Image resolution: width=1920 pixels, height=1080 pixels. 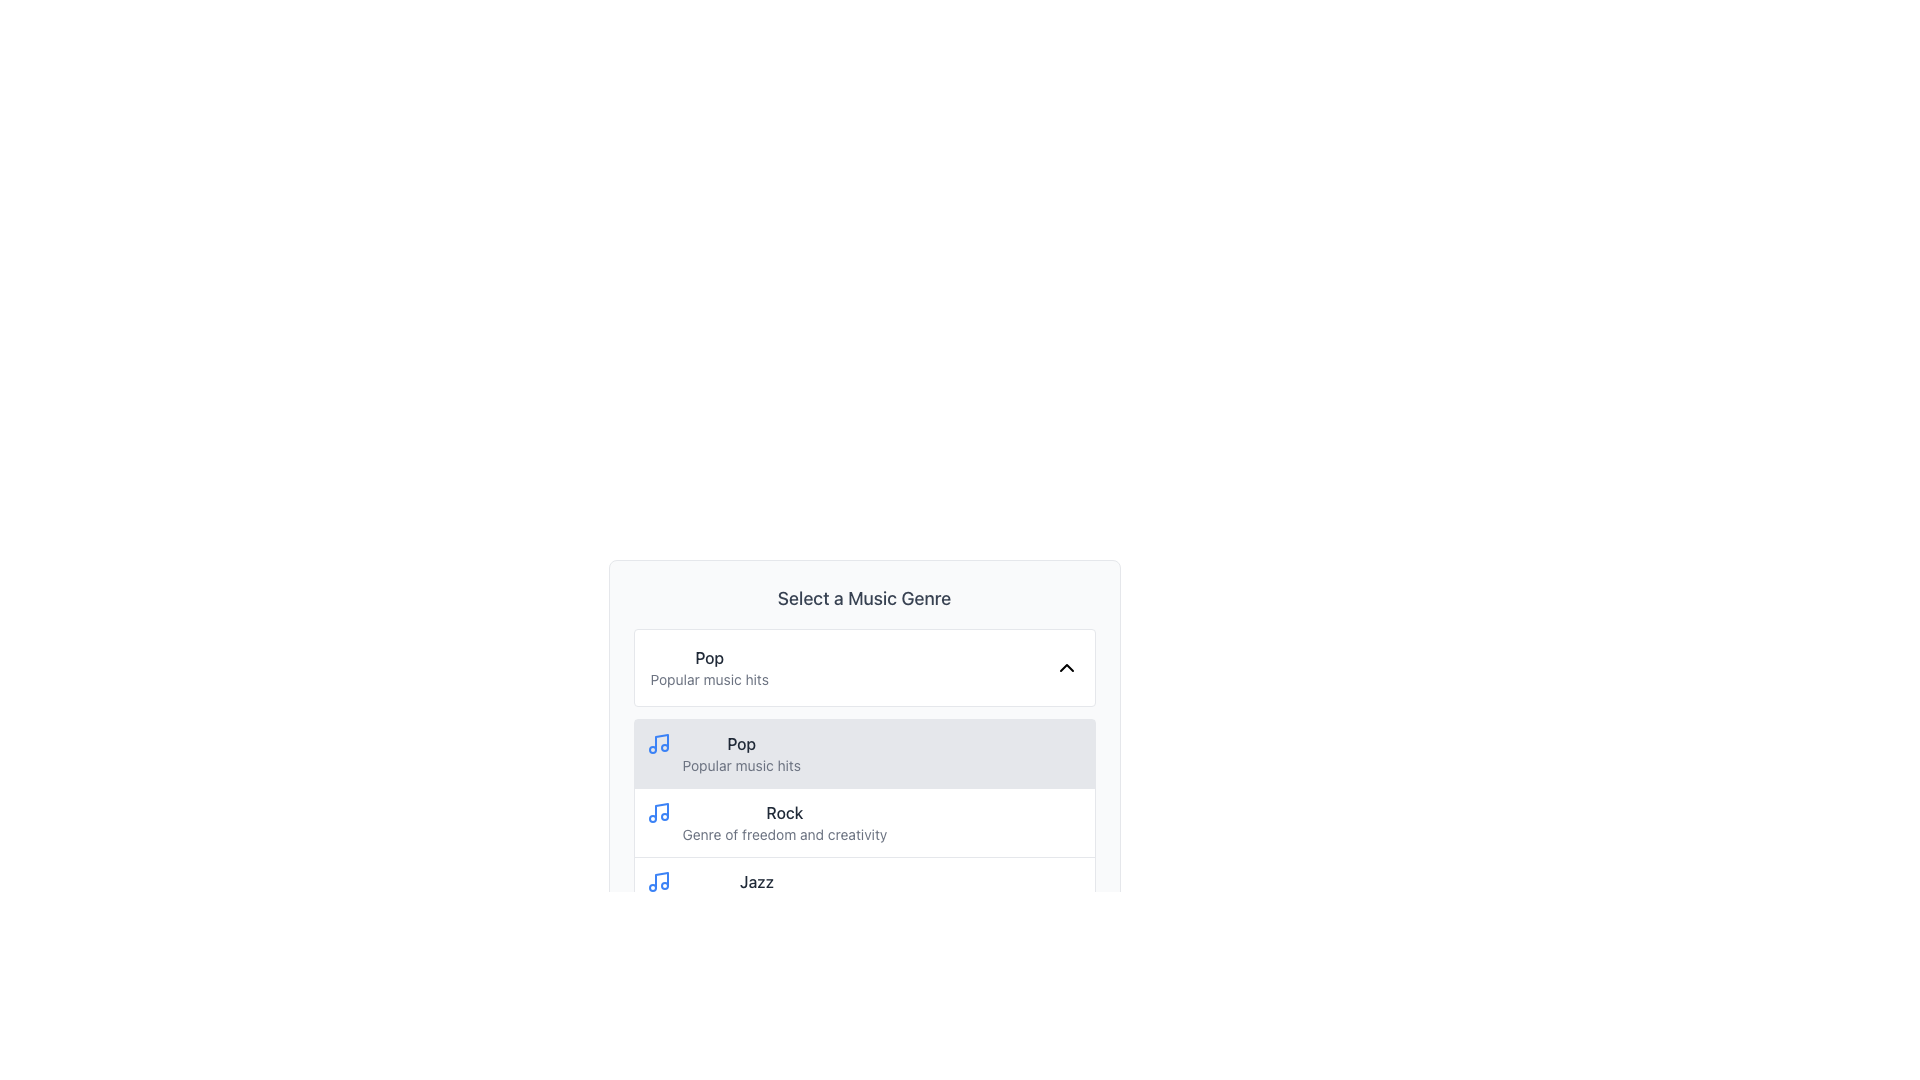 What do you see at coordinates (740, 765) in the screenshot?
I see `the text label that provides a brief description of the music genre 'Pop', located near the center of the dropdown menu` at bounding box center [740, 765].